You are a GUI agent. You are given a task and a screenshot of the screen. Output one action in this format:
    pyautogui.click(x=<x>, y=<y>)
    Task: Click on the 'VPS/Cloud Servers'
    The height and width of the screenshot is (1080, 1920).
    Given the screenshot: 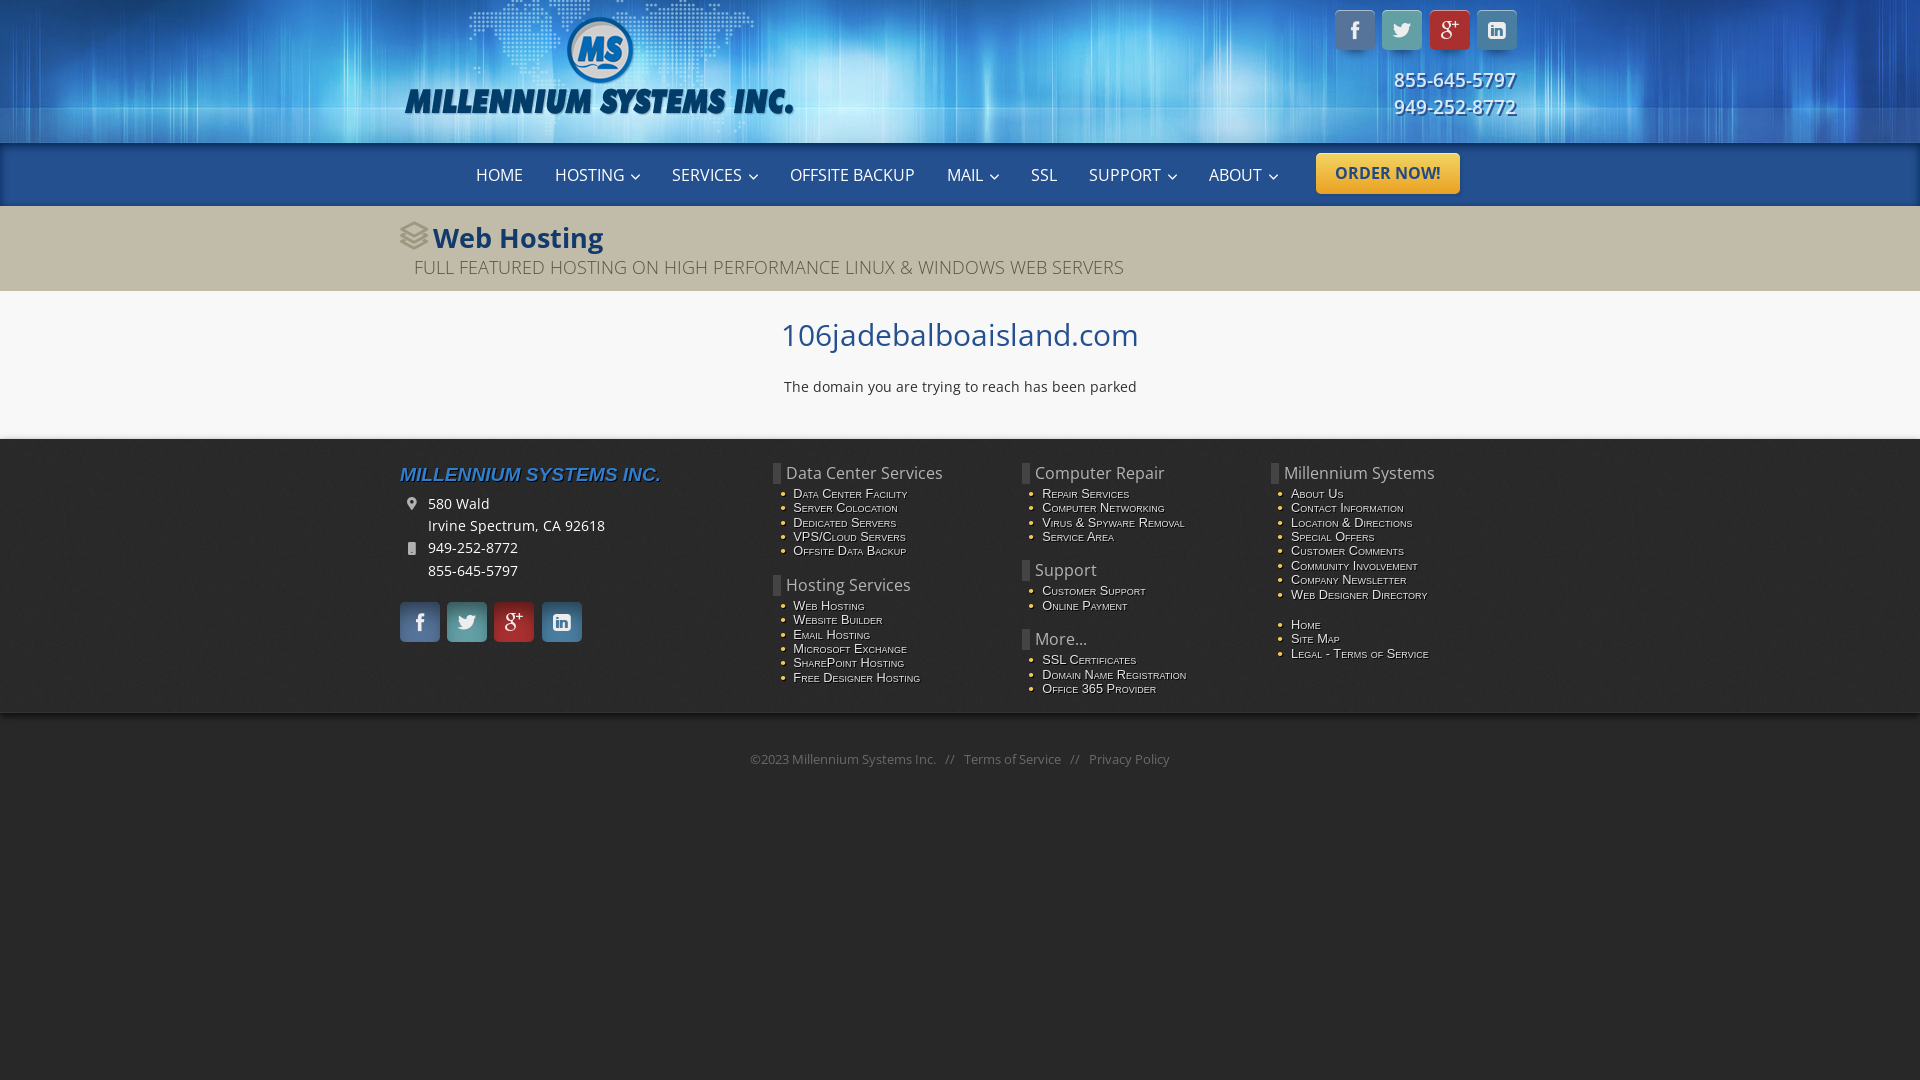 What is the action you would take?
    pyautogui.click(x=849, y=535)
    